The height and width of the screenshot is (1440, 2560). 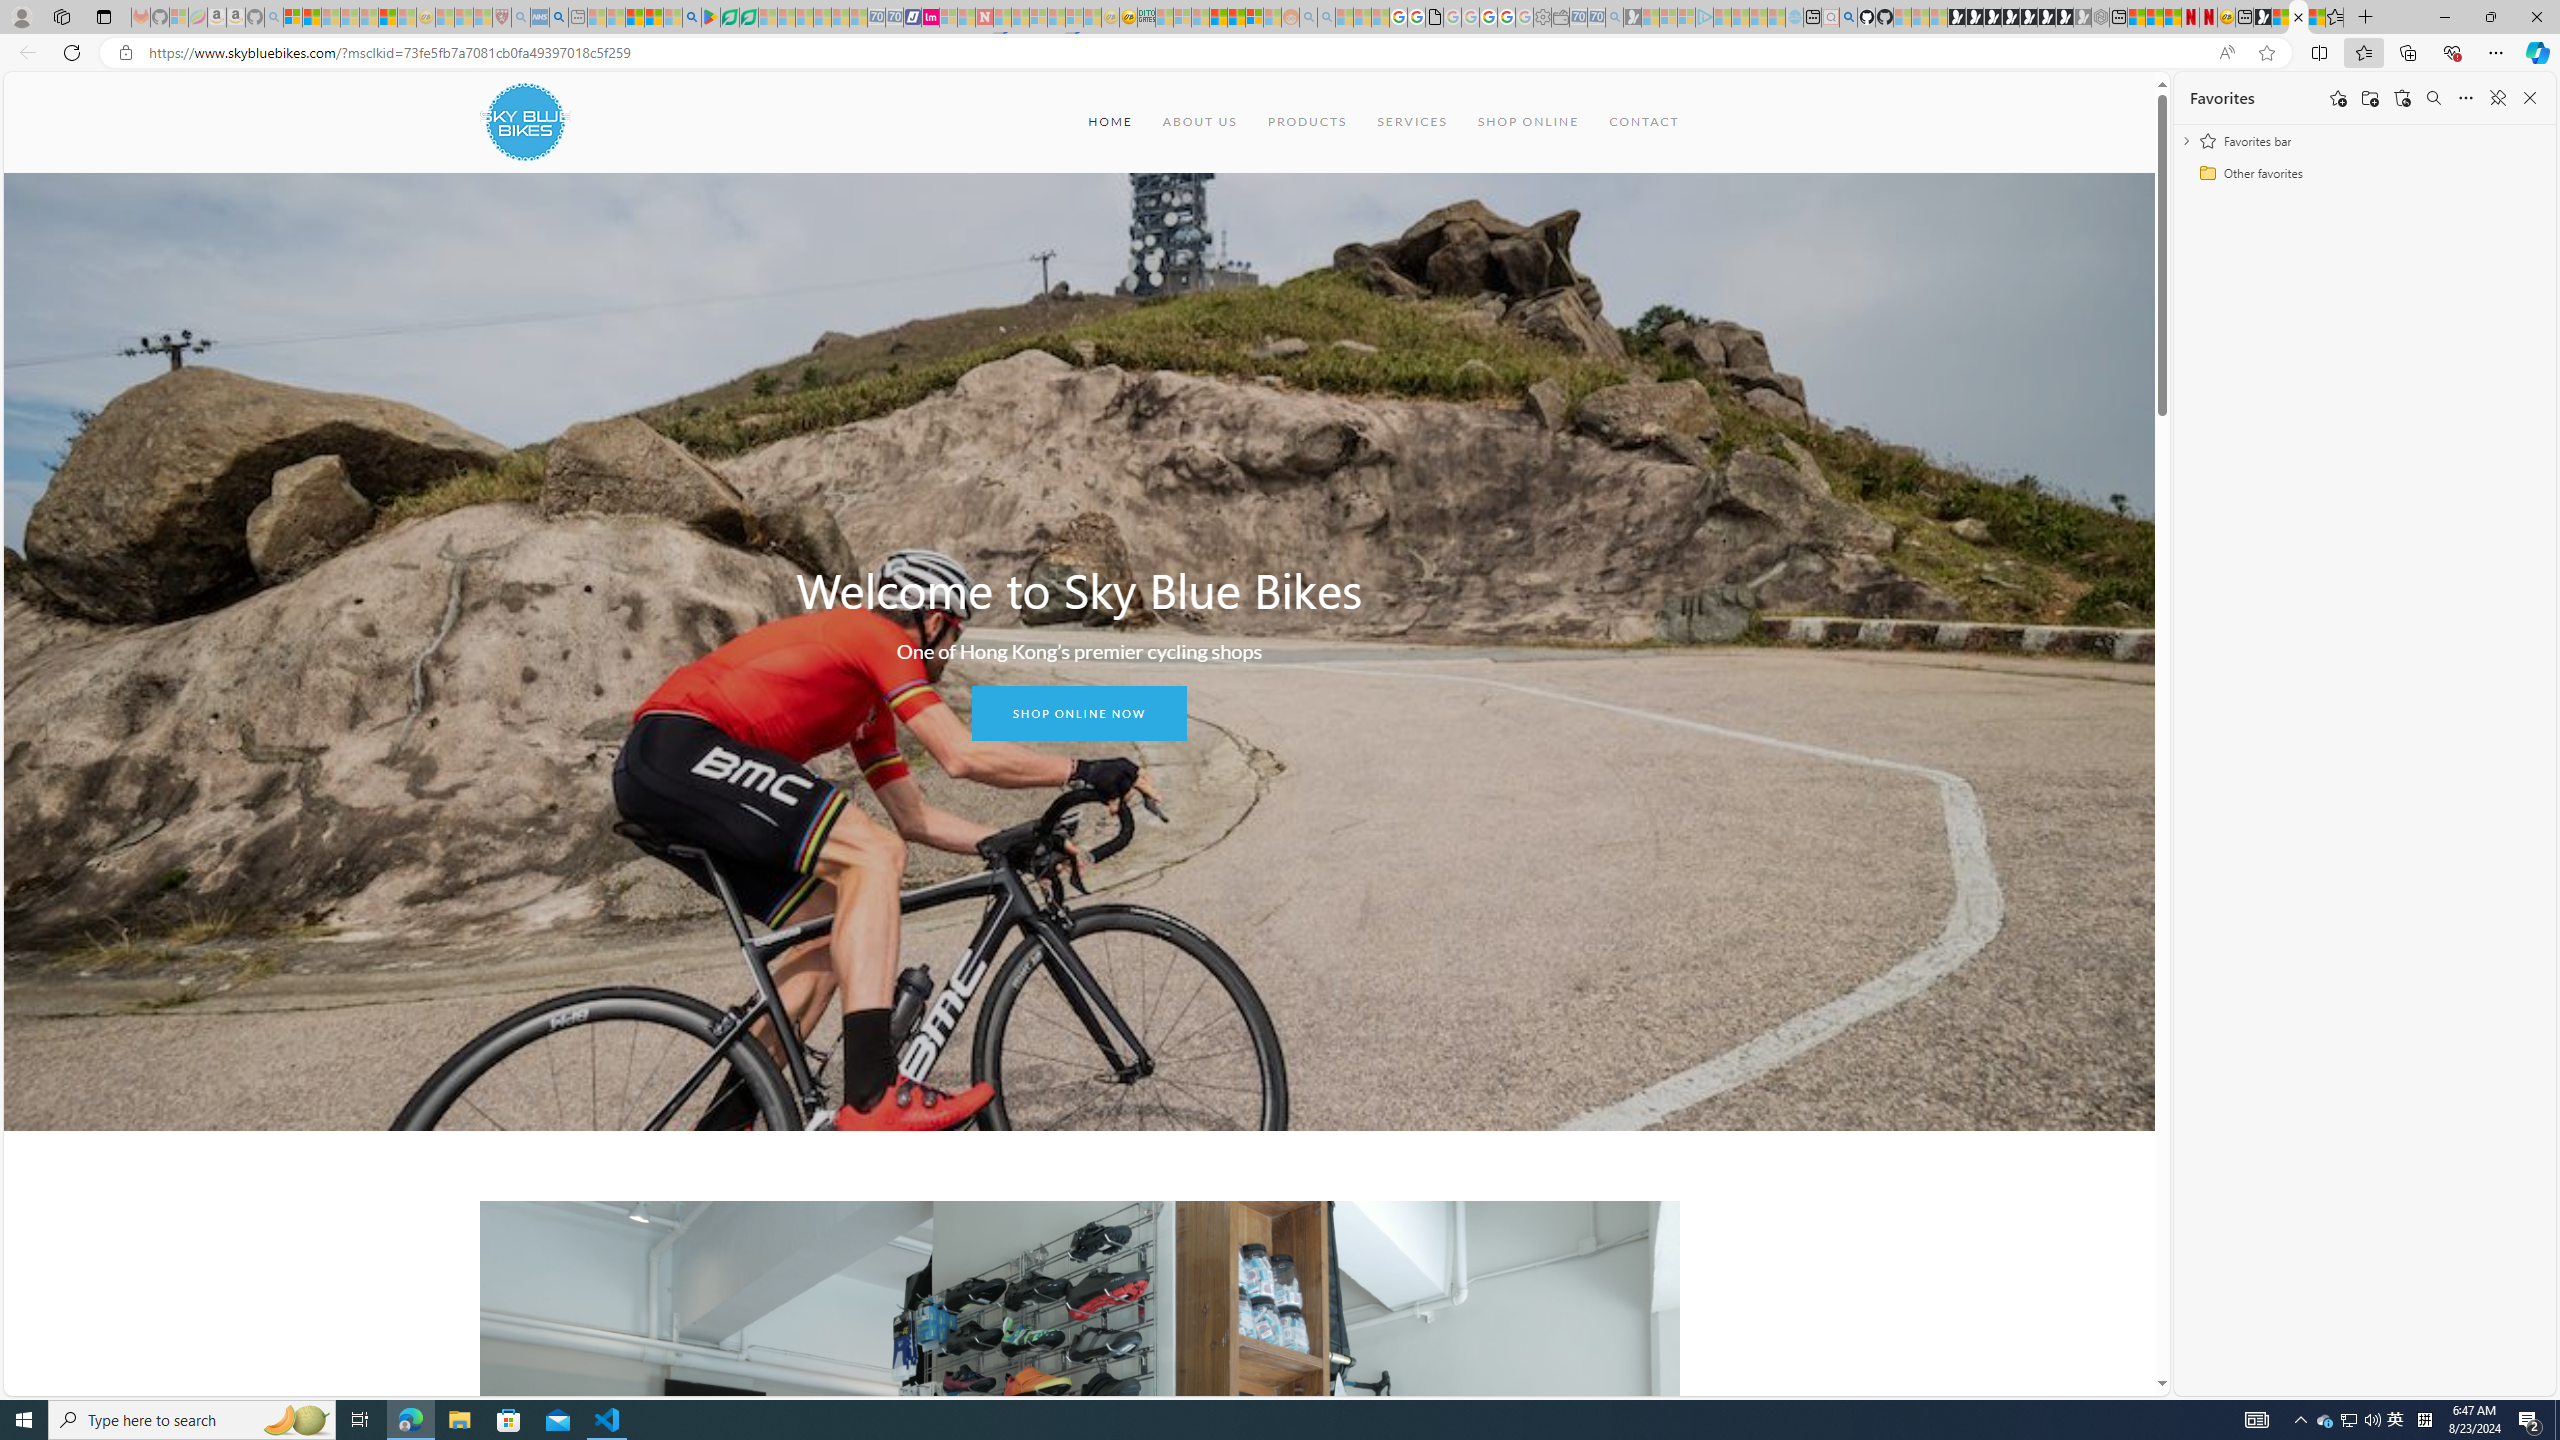 I want to click on 'Microsoft Word - consumer-privacy address update 2.2021', so click(x=750, y=16).